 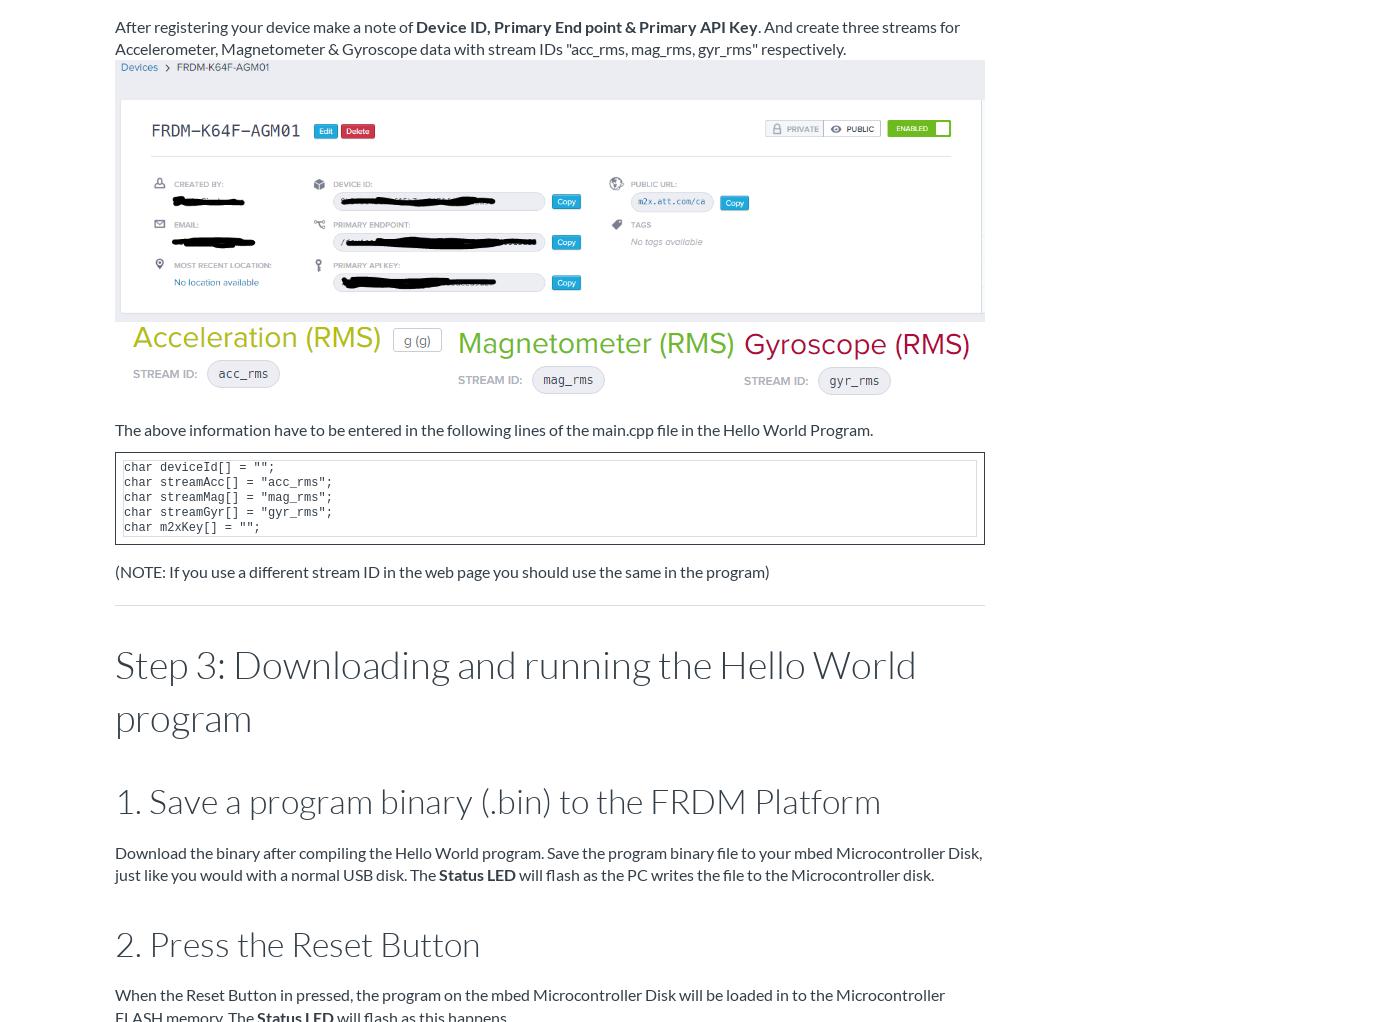 What do you see at coordinates (265, 24) in the screenshot?
I see `'After registering your device make a note of'` at bounding box center [265, 24].